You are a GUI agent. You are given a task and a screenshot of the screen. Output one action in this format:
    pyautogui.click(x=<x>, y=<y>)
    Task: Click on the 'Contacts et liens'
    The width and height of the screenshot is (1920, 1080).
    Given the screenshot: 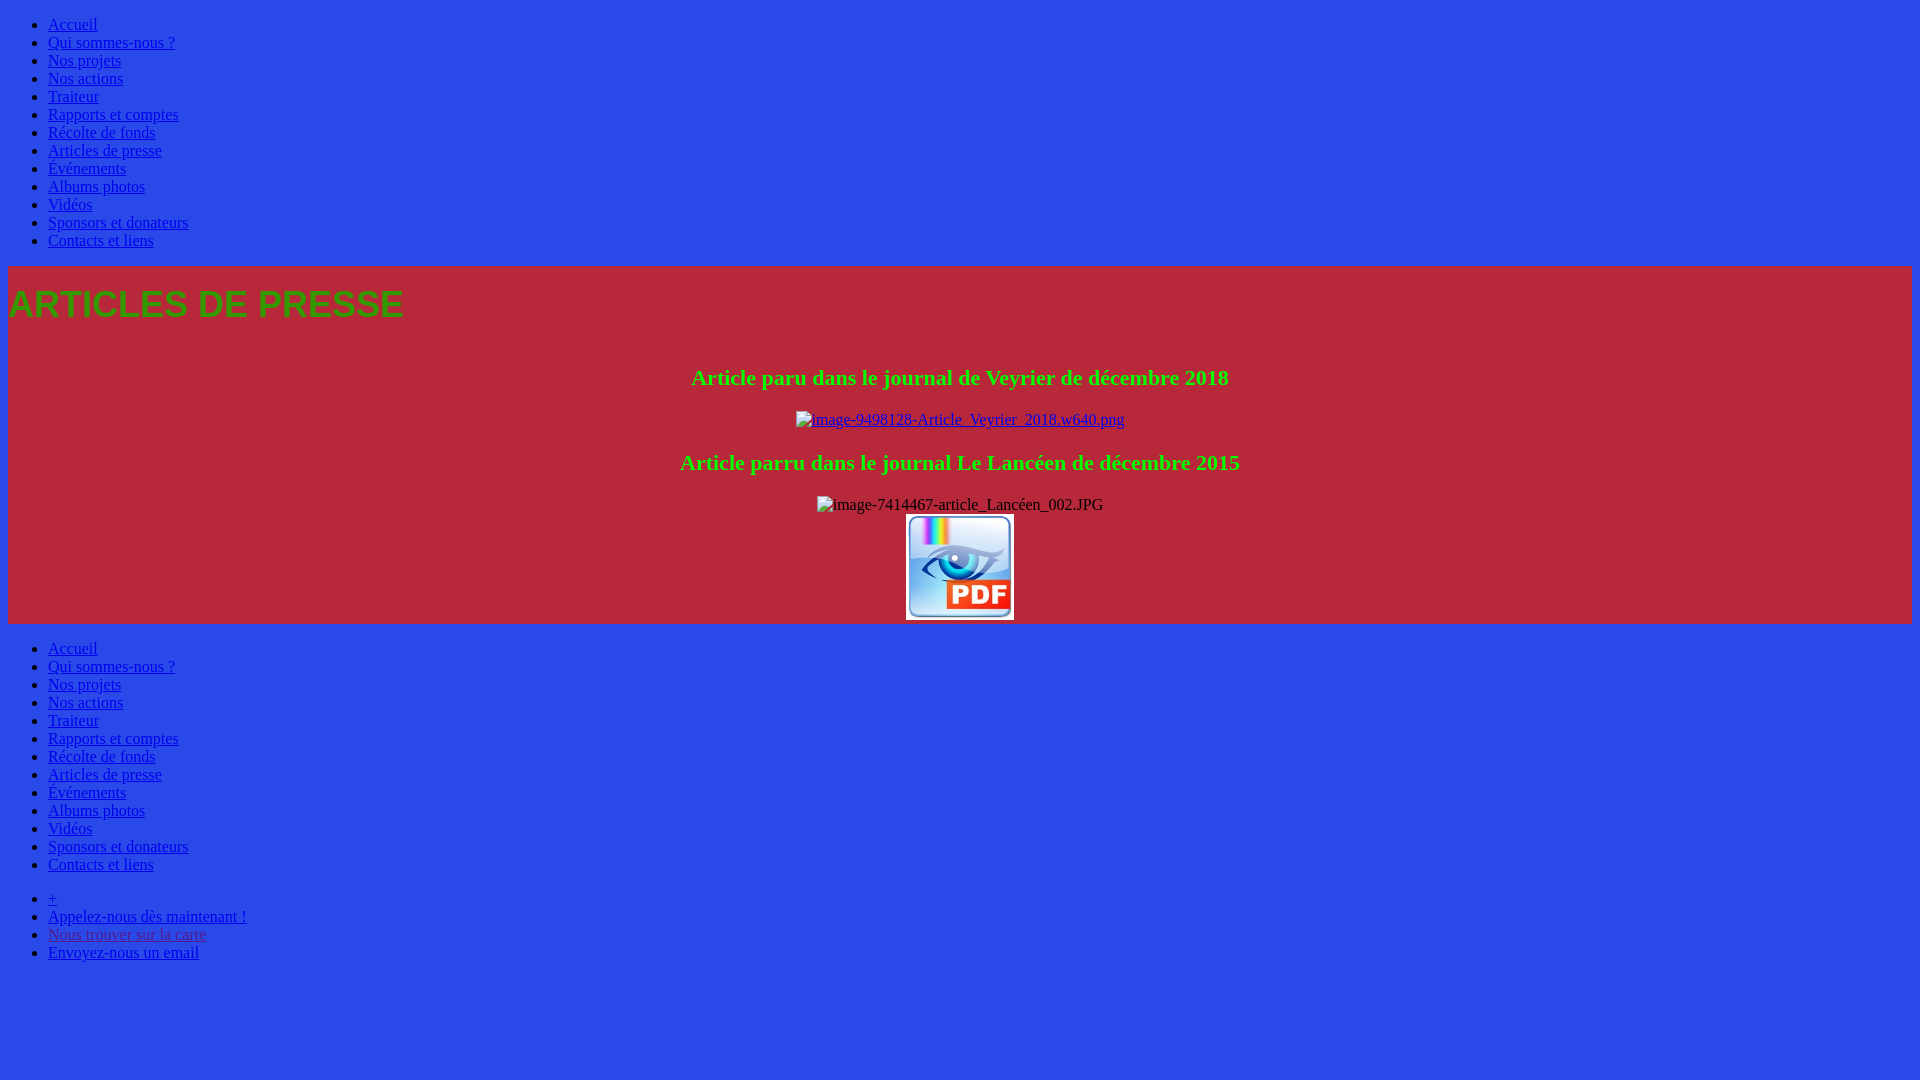 What is the action you would take?
    pyautogui.click(x=99, y=239)
    